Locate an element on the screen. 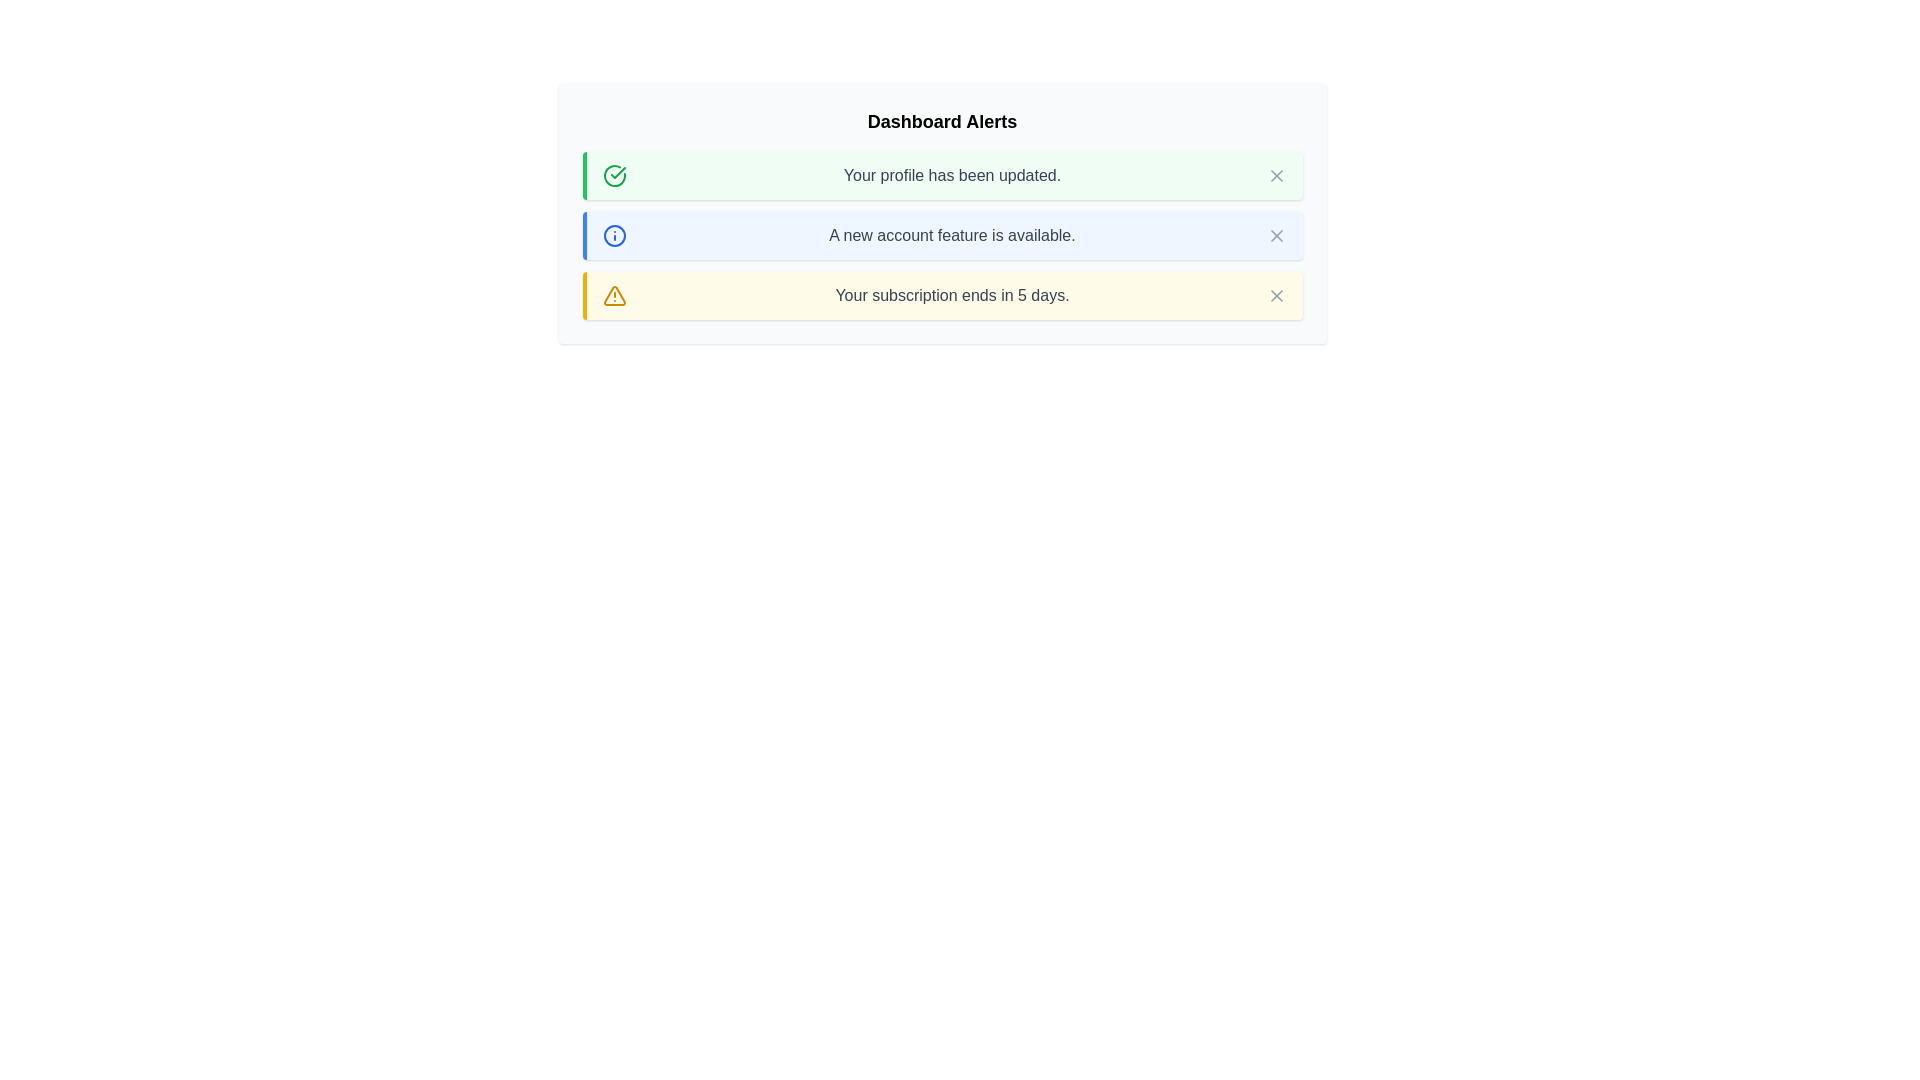  the small, slanted cross icon in the right end of the third notification item within the yellow alert box labeled 'Your subscription ends in 5 days' is located at coordinates (1275, 296).